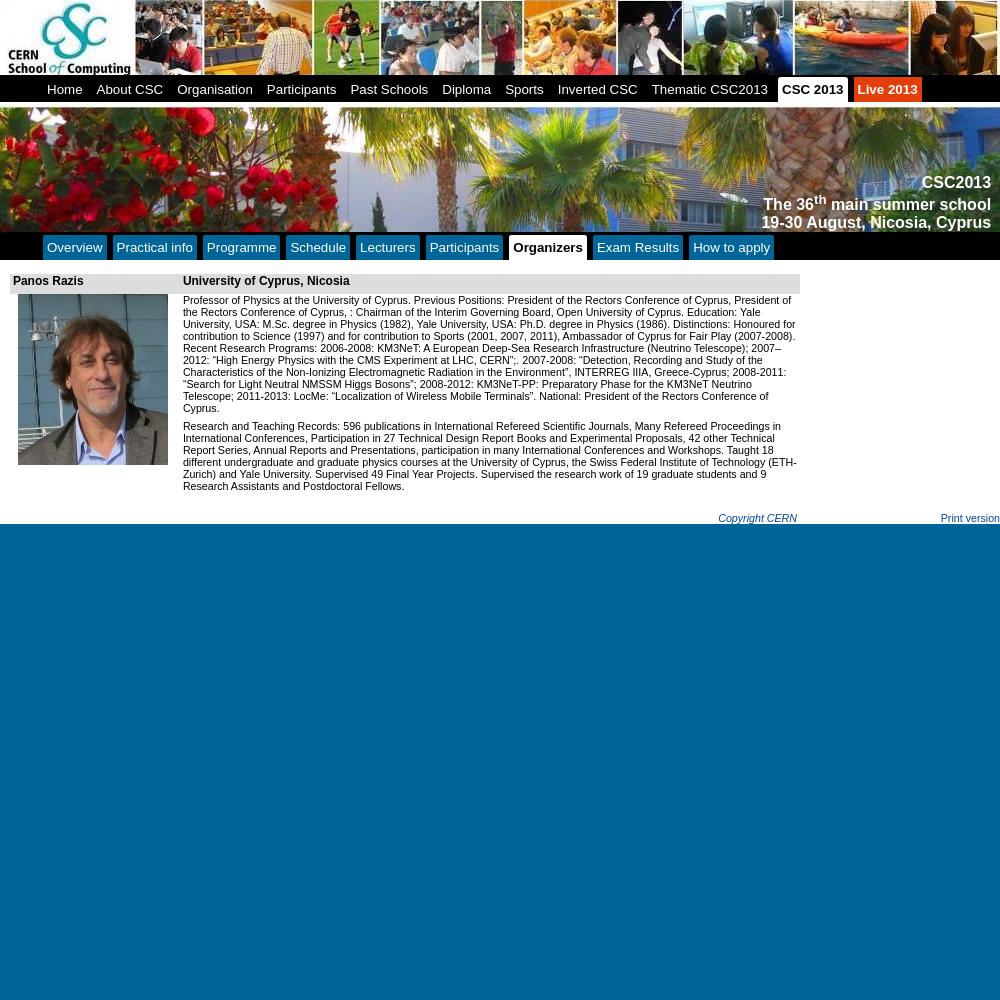 The width and height of the screenshot is (1000, 1000). What do you see at coordinates (596, 88) in the screenshot?
I see `'Inverted CSC'` at bounding box center [596, 88].